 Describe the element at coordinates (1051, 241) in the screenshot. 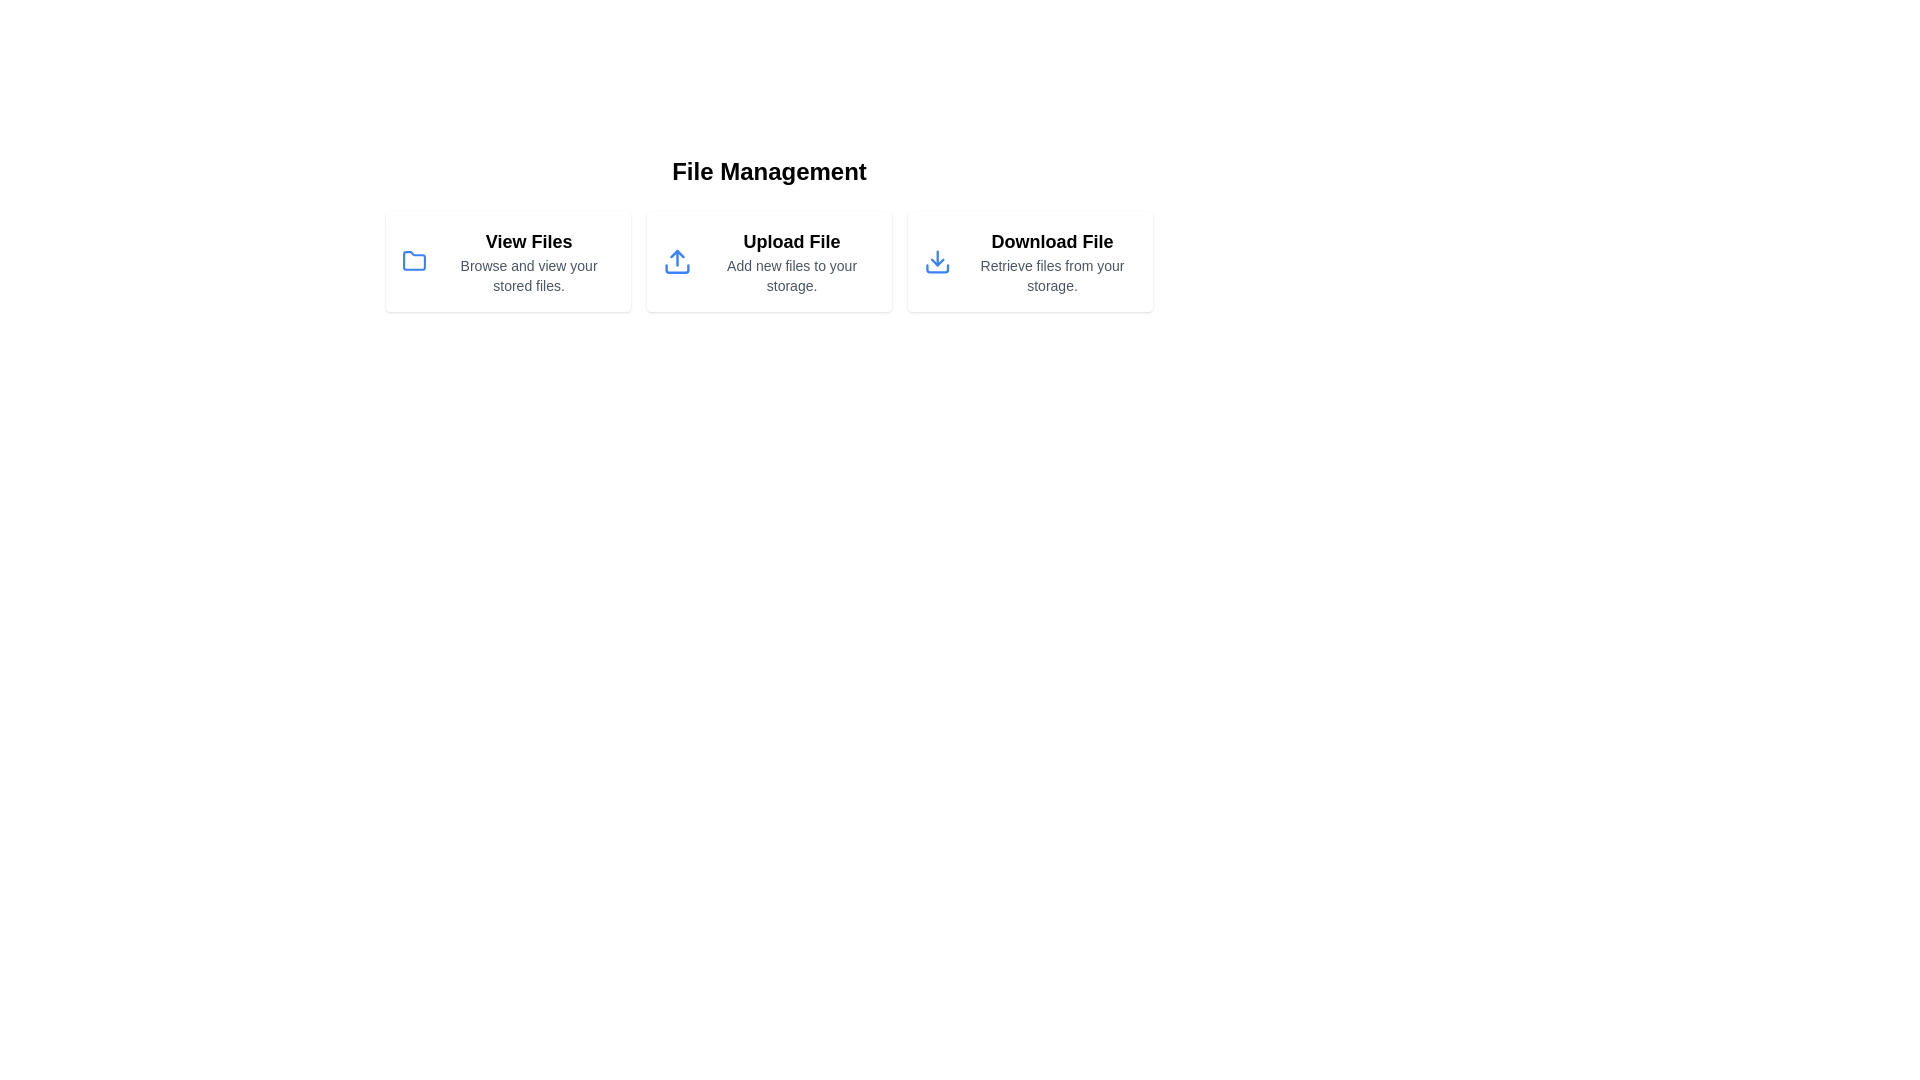

I see `the 'Download File' text label, which is styled with a larger font size and bold weight, located in the rightmost section of a three-column grid layout` at that location.